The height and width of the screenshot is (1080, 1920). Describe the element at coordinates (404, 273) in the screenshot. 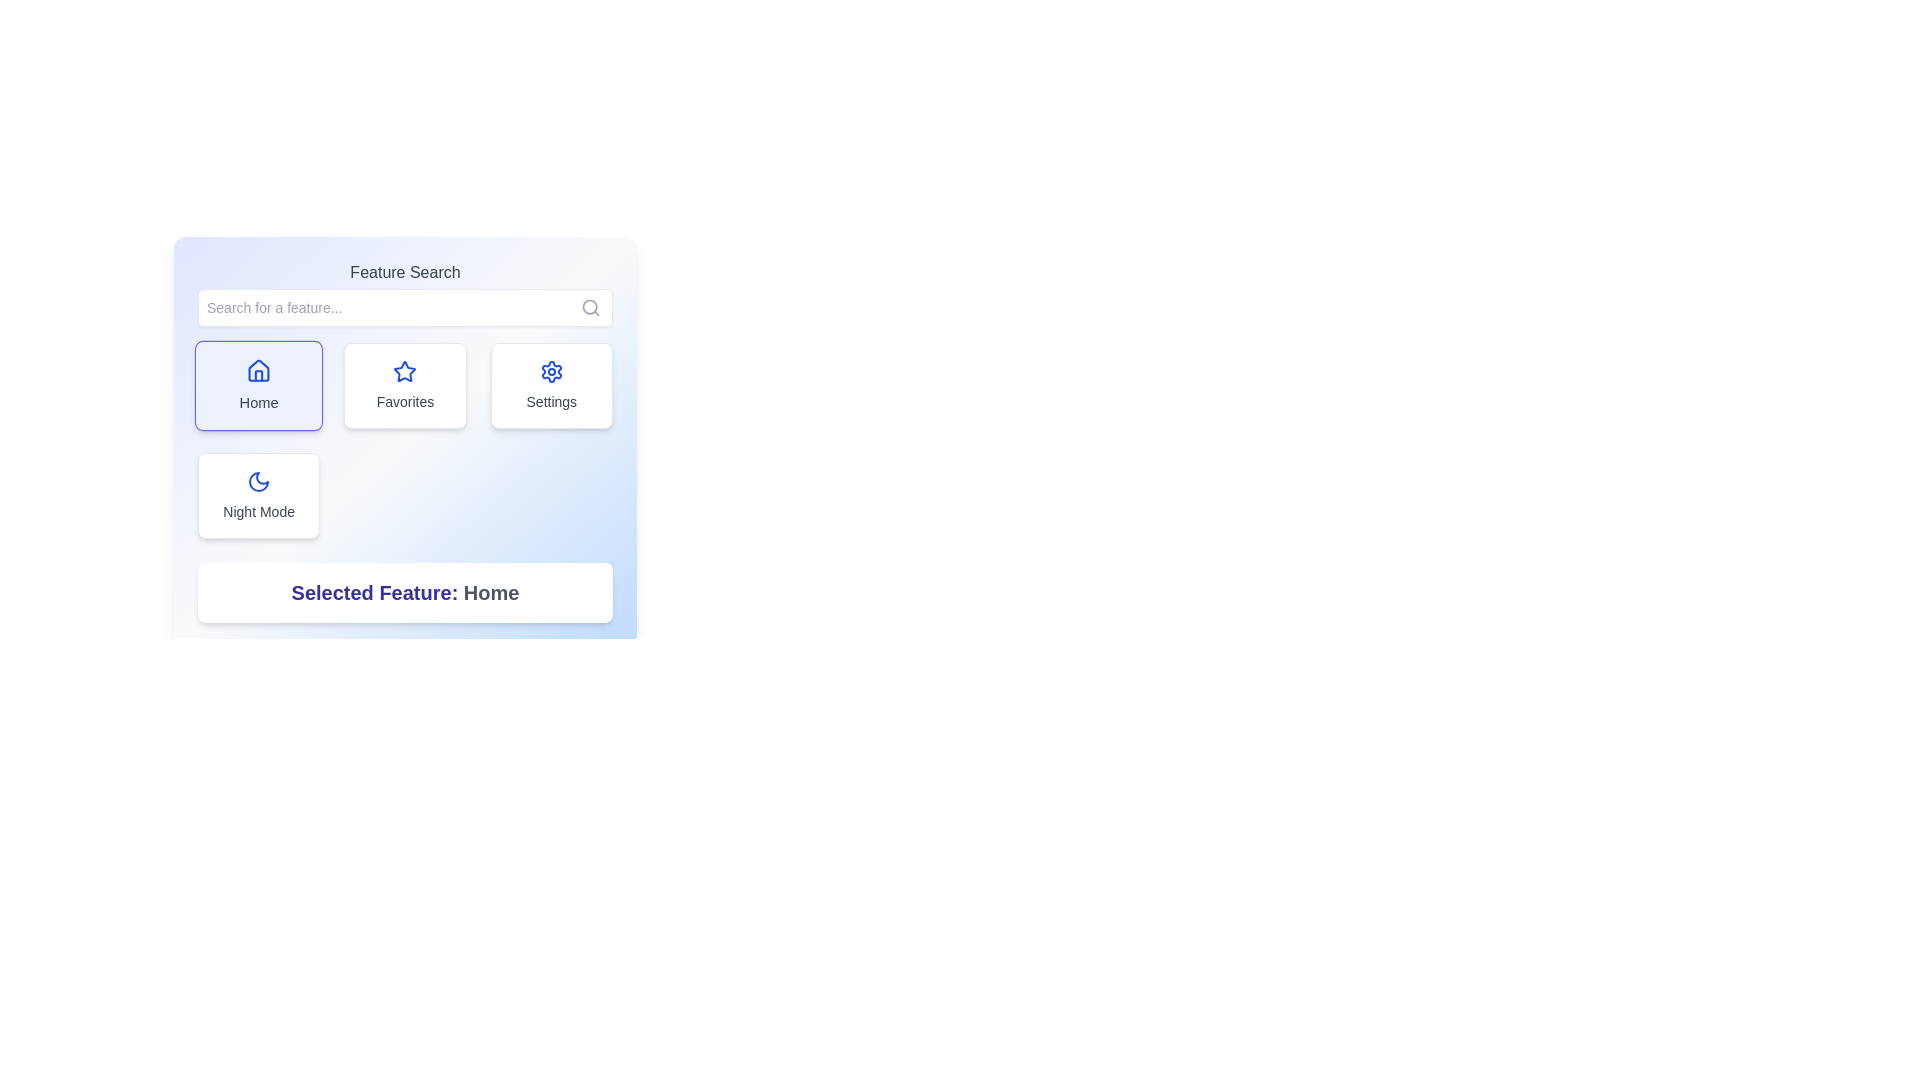

I see `the label that serves as a title for the feature search section, which is positioned above the search input field` at that location.